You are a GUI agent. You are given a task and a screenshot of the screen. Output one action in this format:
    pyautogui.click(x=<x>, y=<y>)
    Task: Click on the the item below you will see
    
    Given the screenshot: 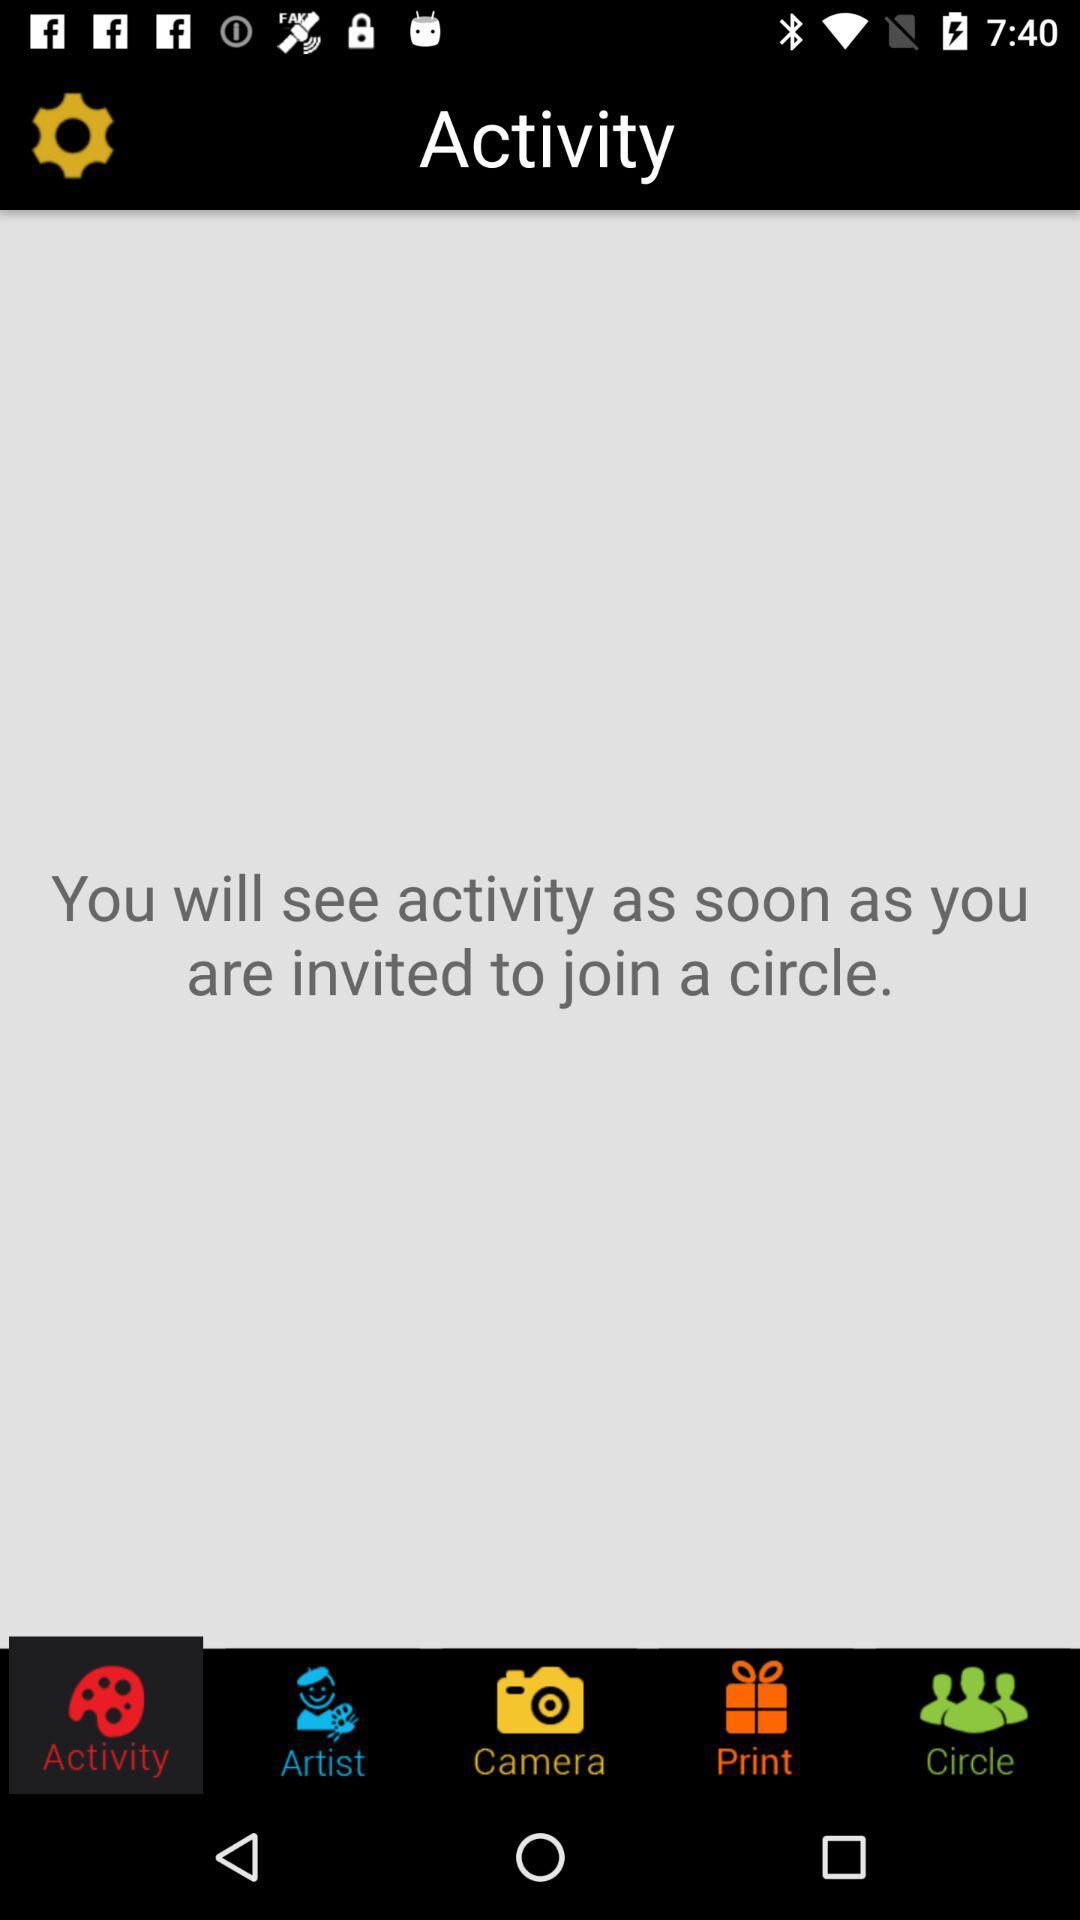 What is the action you would take?
    pyautogui.click(x=971, y=1714)
    